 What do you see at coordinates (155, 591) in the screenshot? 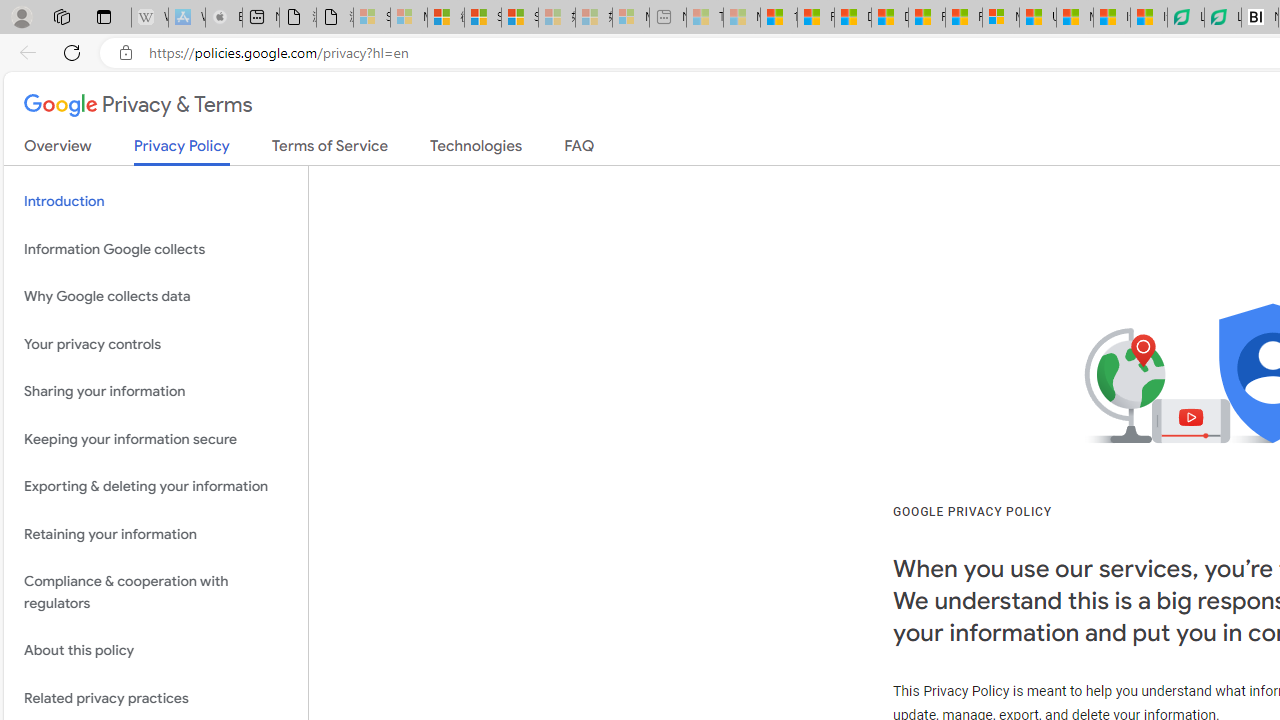
I see `'Compliance & cooperation with regulators'` at bounding box center [155, 591].